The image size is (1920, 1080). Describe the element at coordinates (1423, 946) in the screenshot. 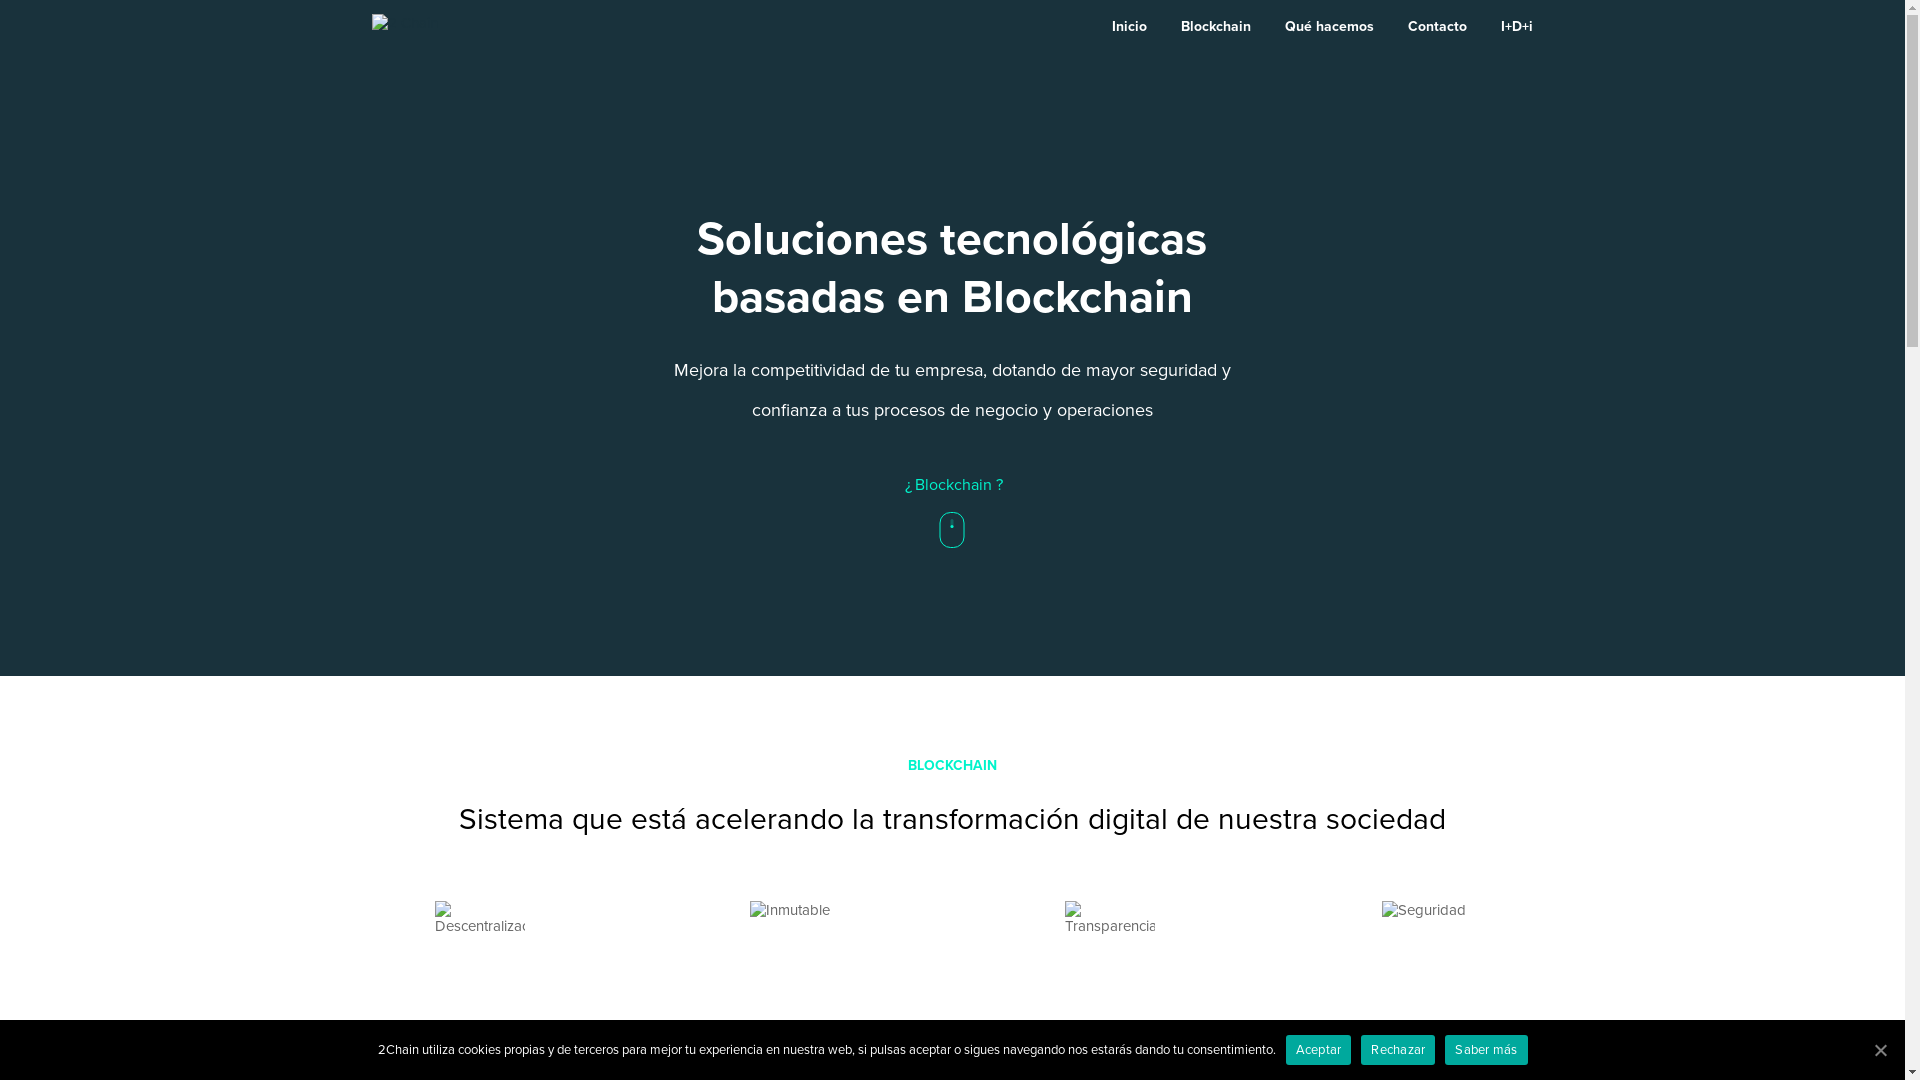

I see `'Seguridad'` at that location.